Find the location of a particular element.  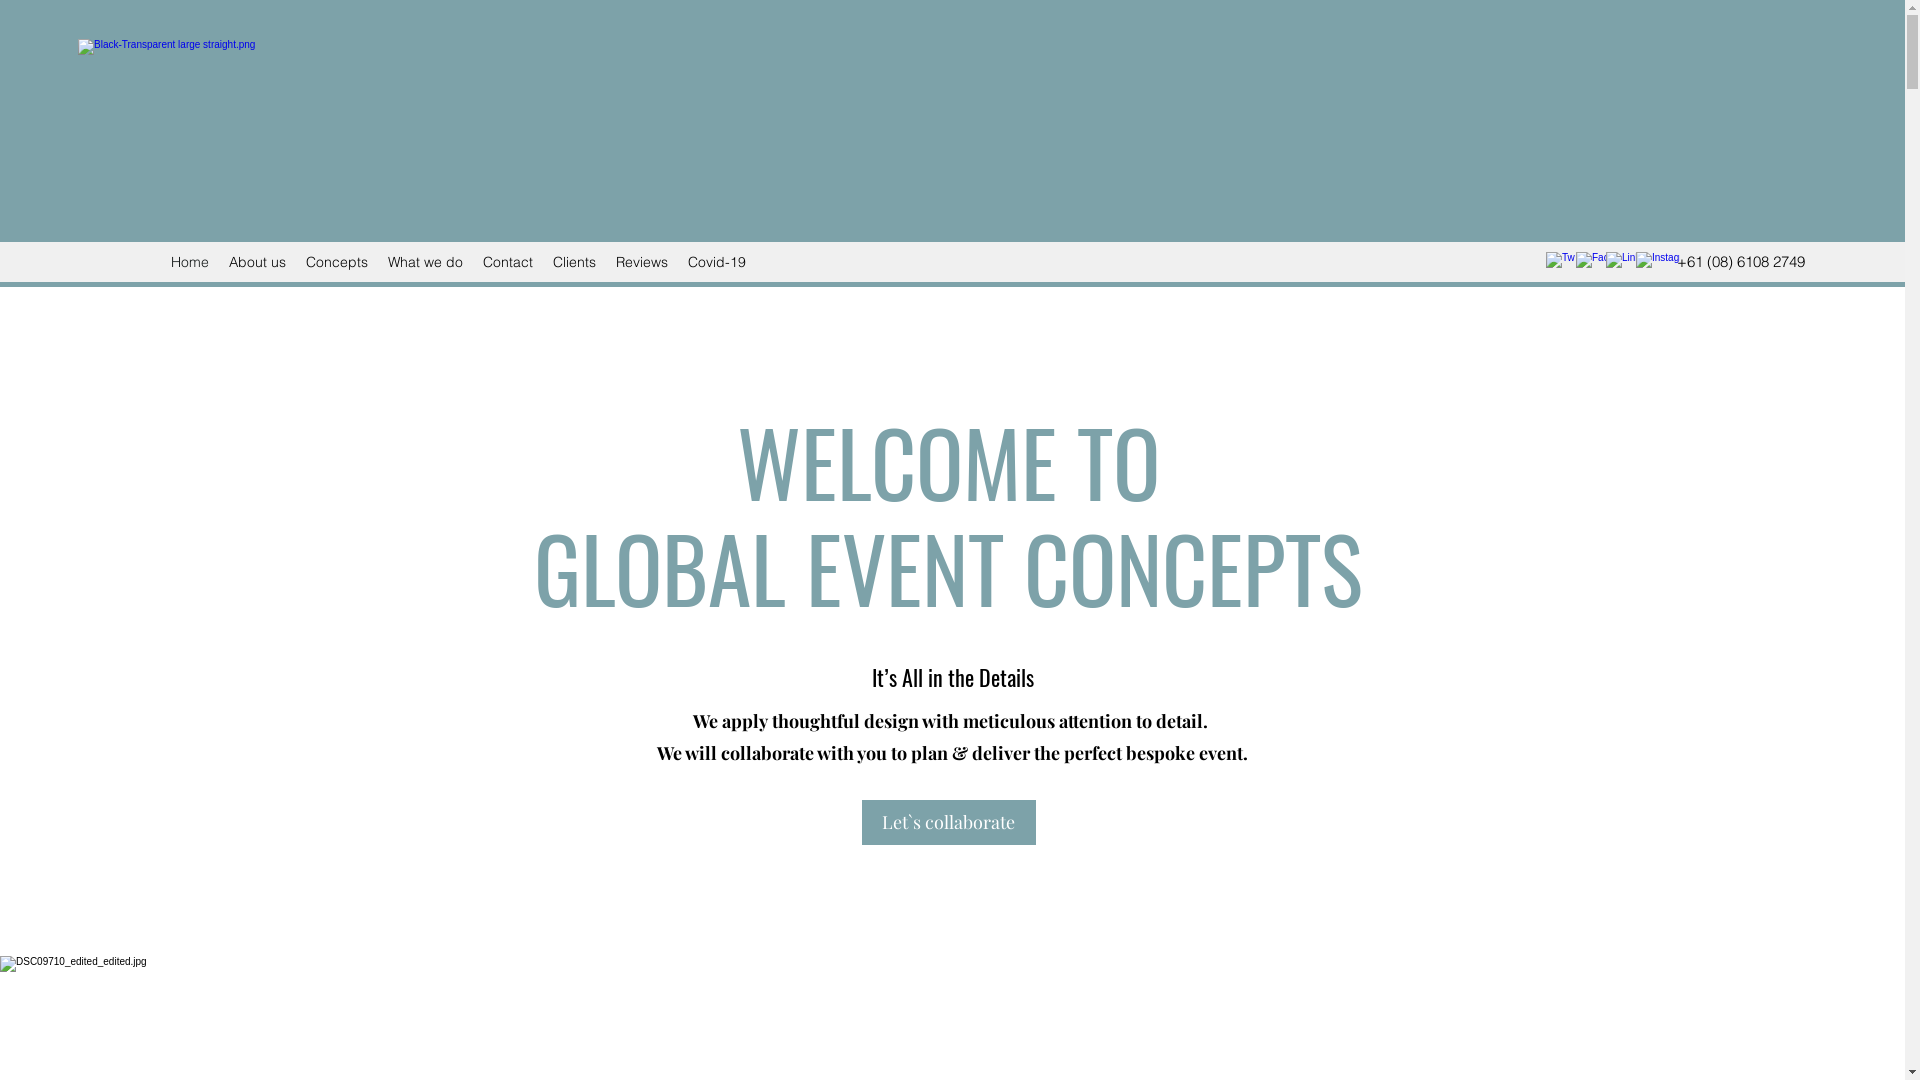

'Contact' is located at coordinates (508, 261).